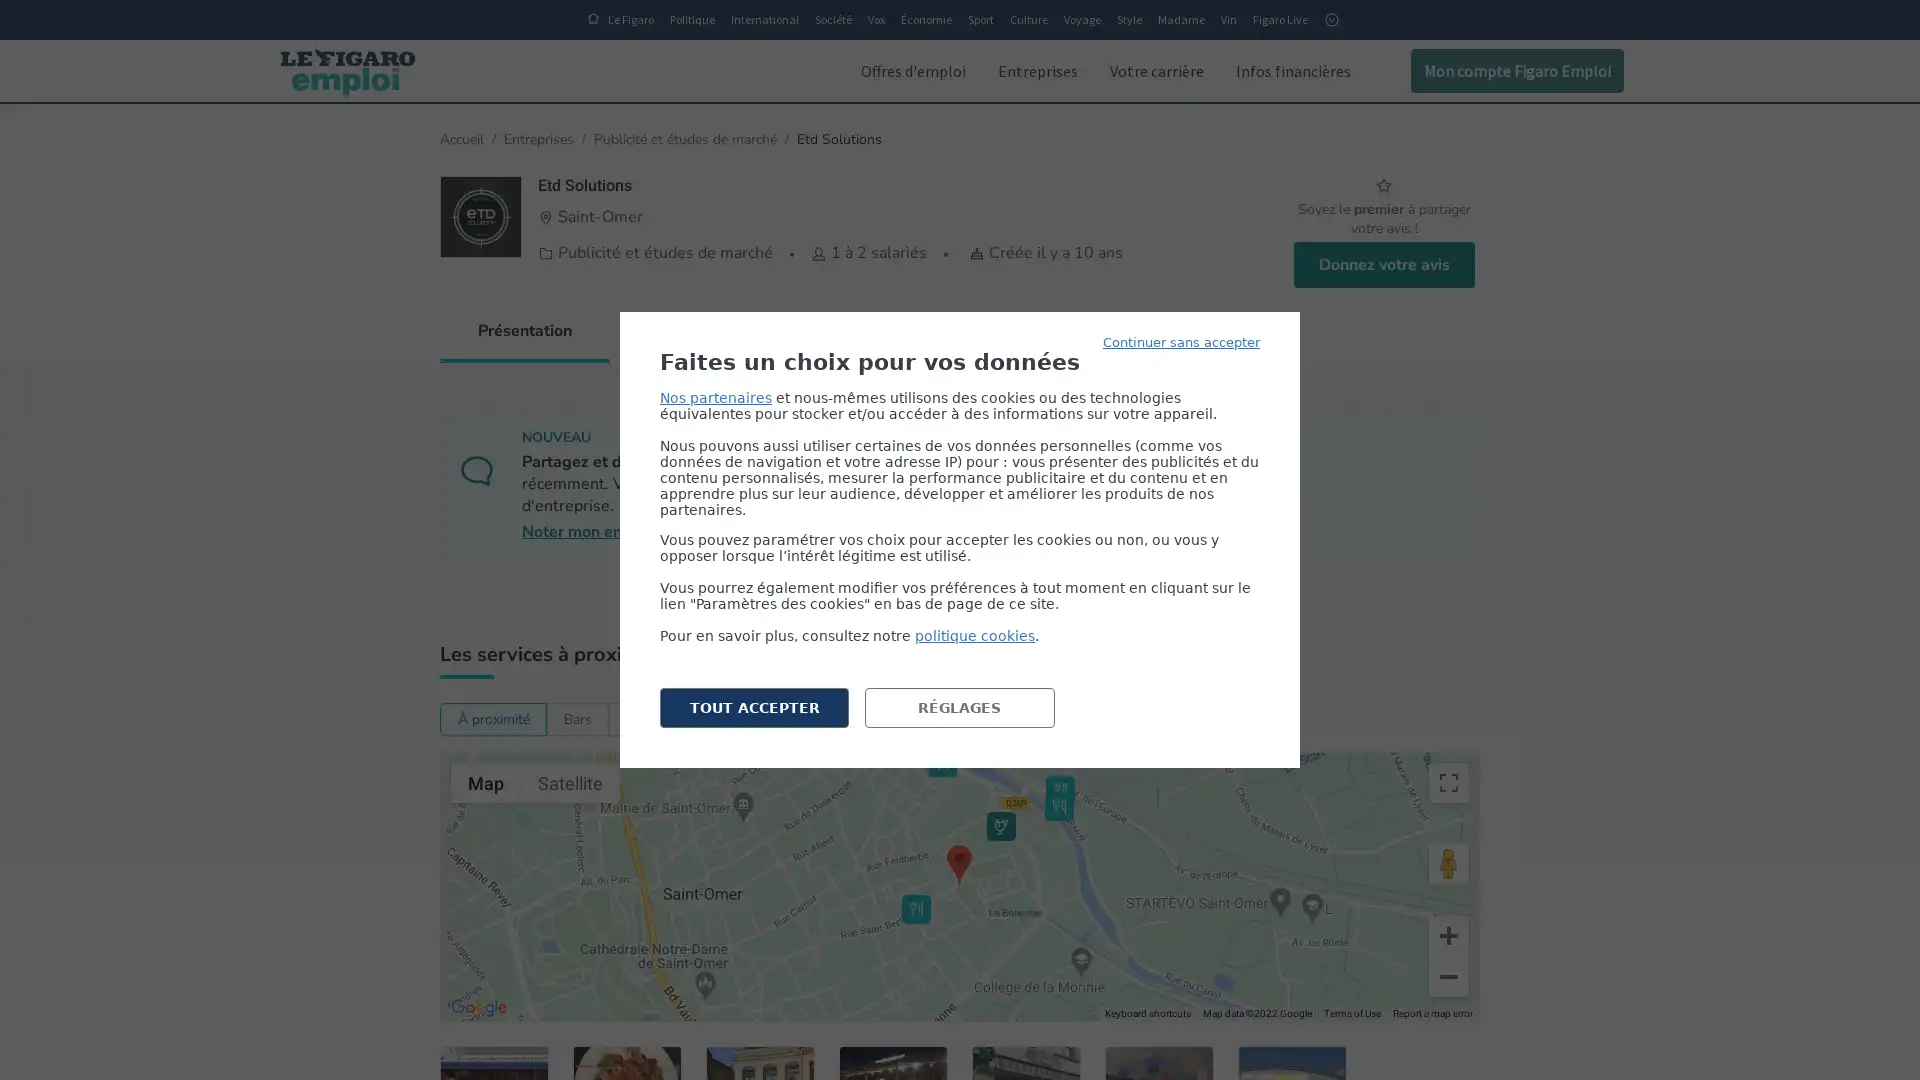 This screenshot has height=1080, width=1920. Describe the element at coordinates (1449, 936) in the screenshot. I see `Zoom in` at that location.